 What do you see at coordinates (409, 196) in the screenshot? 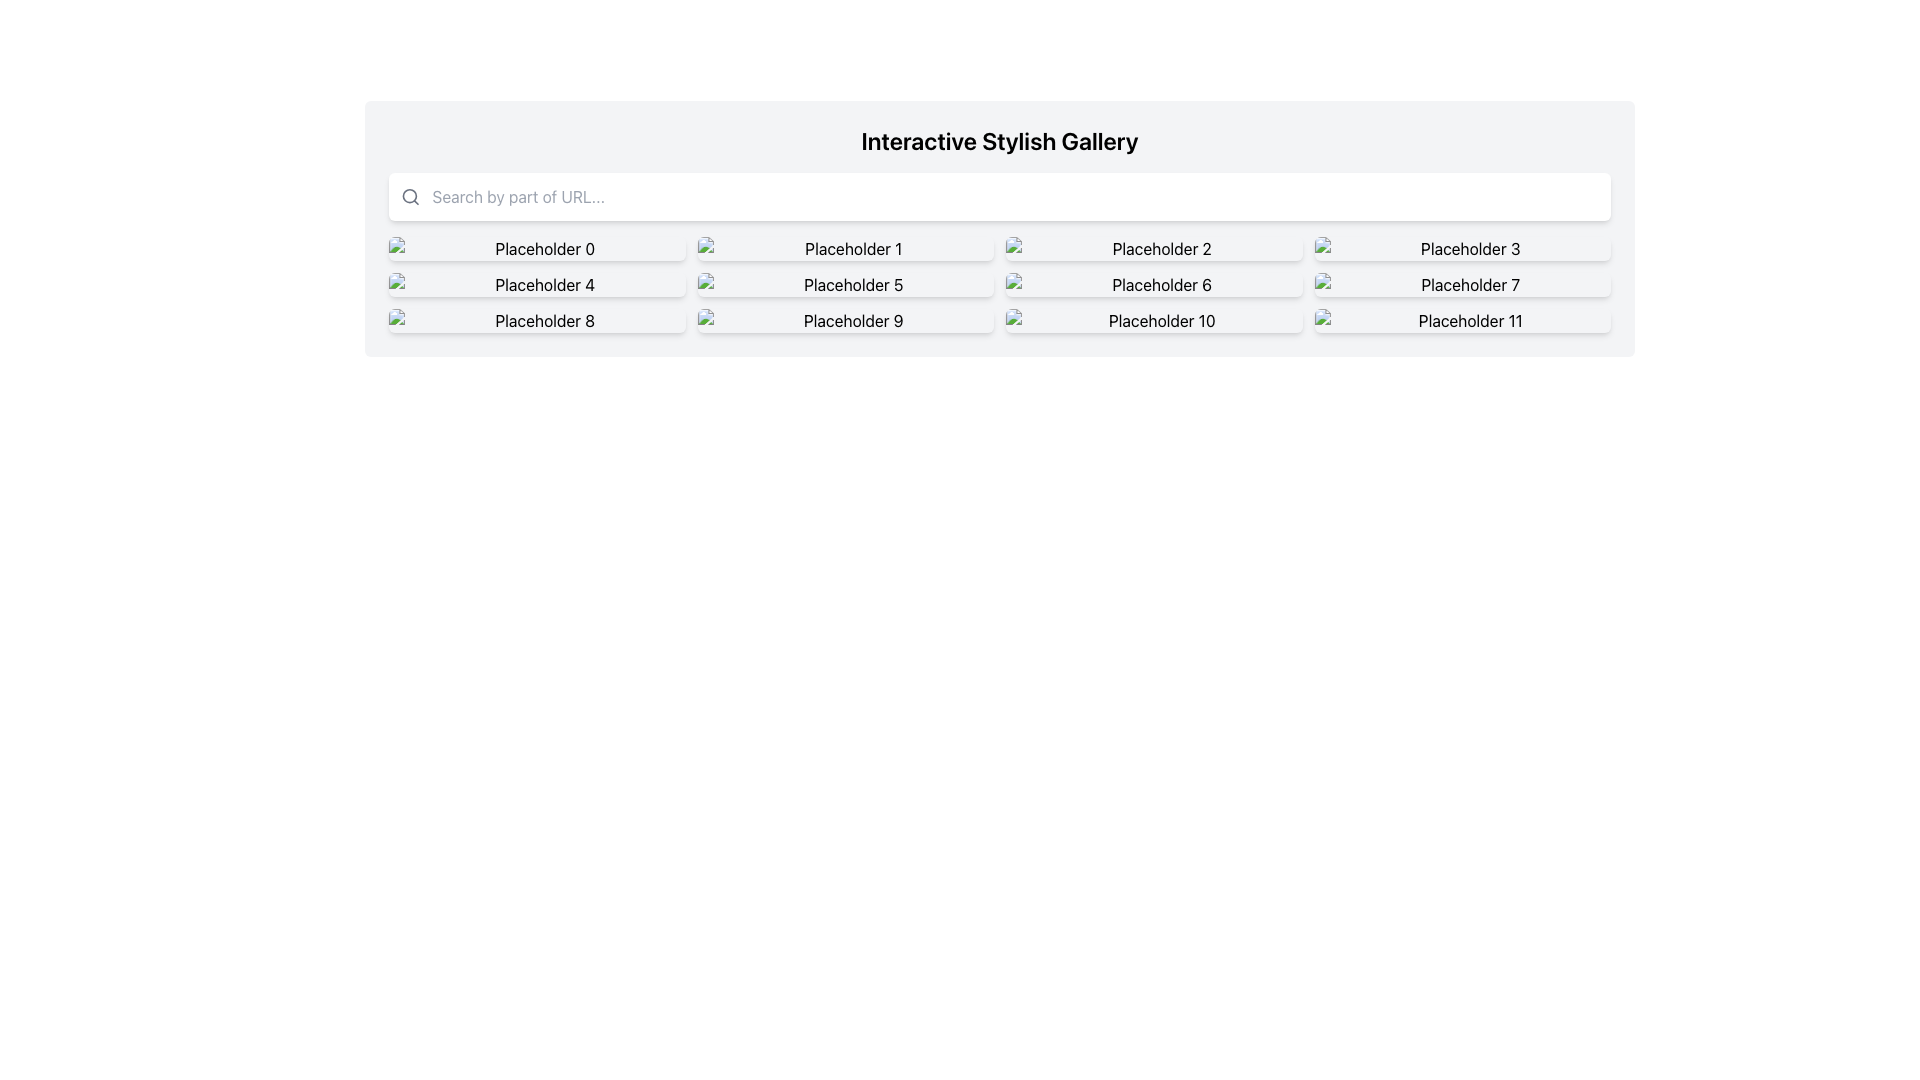
I see `the search icon, which is a minimalistic magnifying glass styled with a thin stroke and neutral color, located to the left of the text input field labeled 'Search by part of URL...'` at bounding box center [409, 196].